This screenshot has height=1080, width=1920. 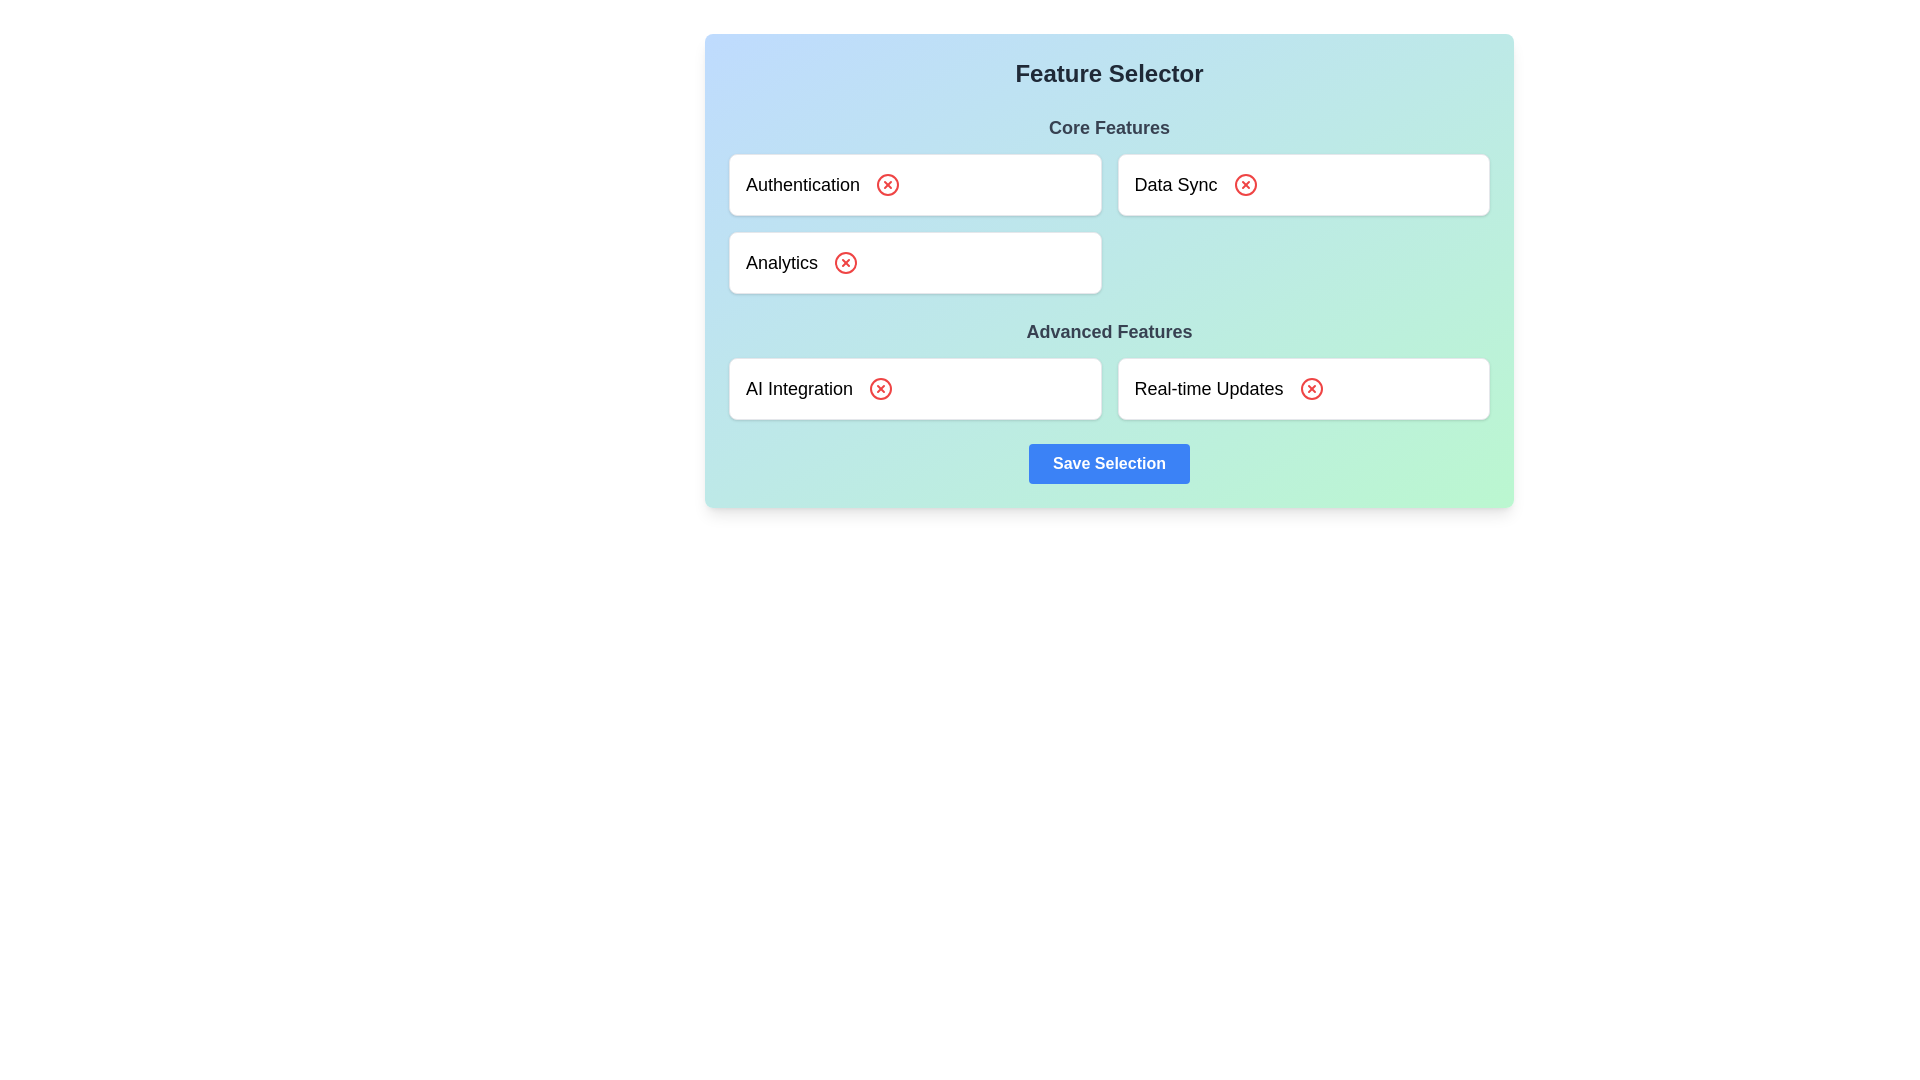 What do you see at coordinates (803, 185) in the screenshot?
I see `the 'Authentication' text label located in the upper-left section of the blue-green gradient card under the 'Core Features' heading` at bounding box center [803, 185].